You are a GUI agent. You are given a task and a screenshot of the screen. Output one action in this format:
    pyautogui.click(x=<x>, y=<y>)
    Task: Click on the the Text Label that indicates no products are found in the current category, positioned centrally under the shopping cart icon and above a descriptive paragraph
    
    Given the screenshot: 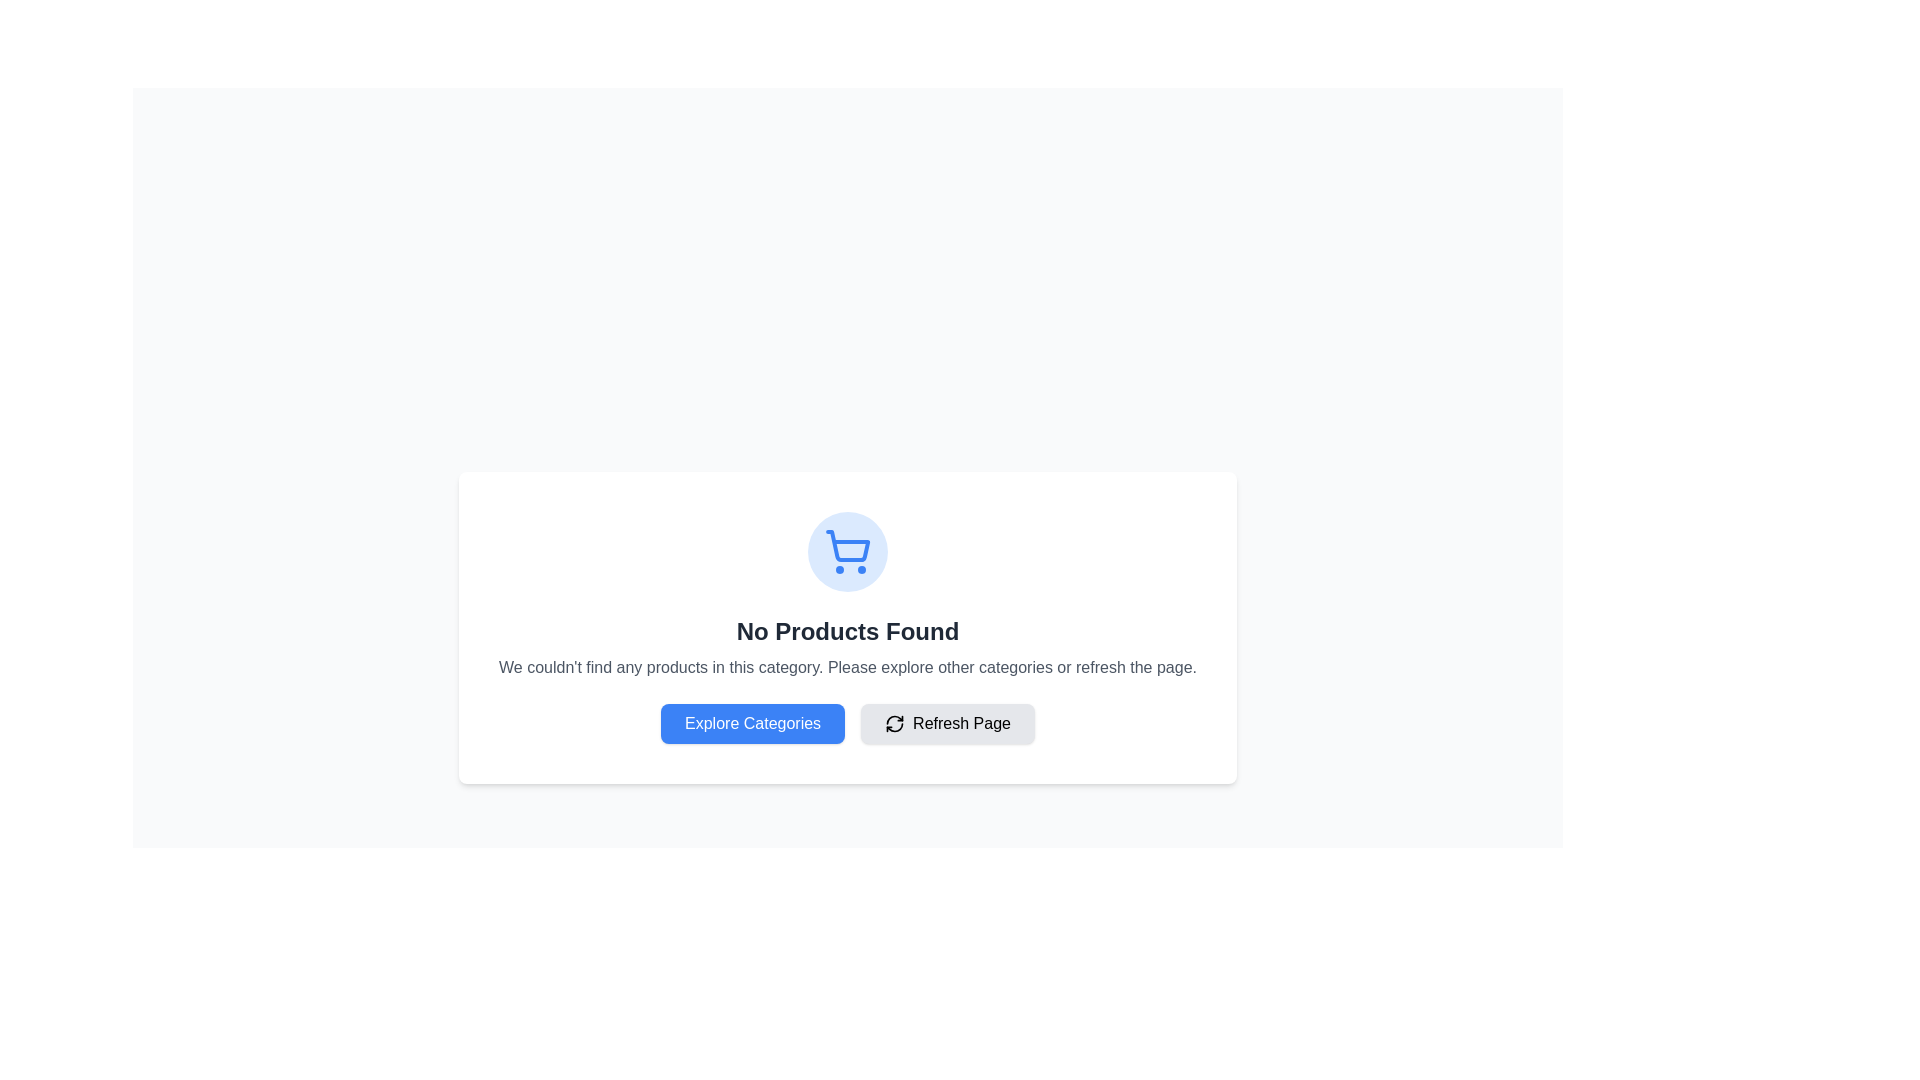 What is the action you would take?
    pyautogui.click(x=848, y=632)
    